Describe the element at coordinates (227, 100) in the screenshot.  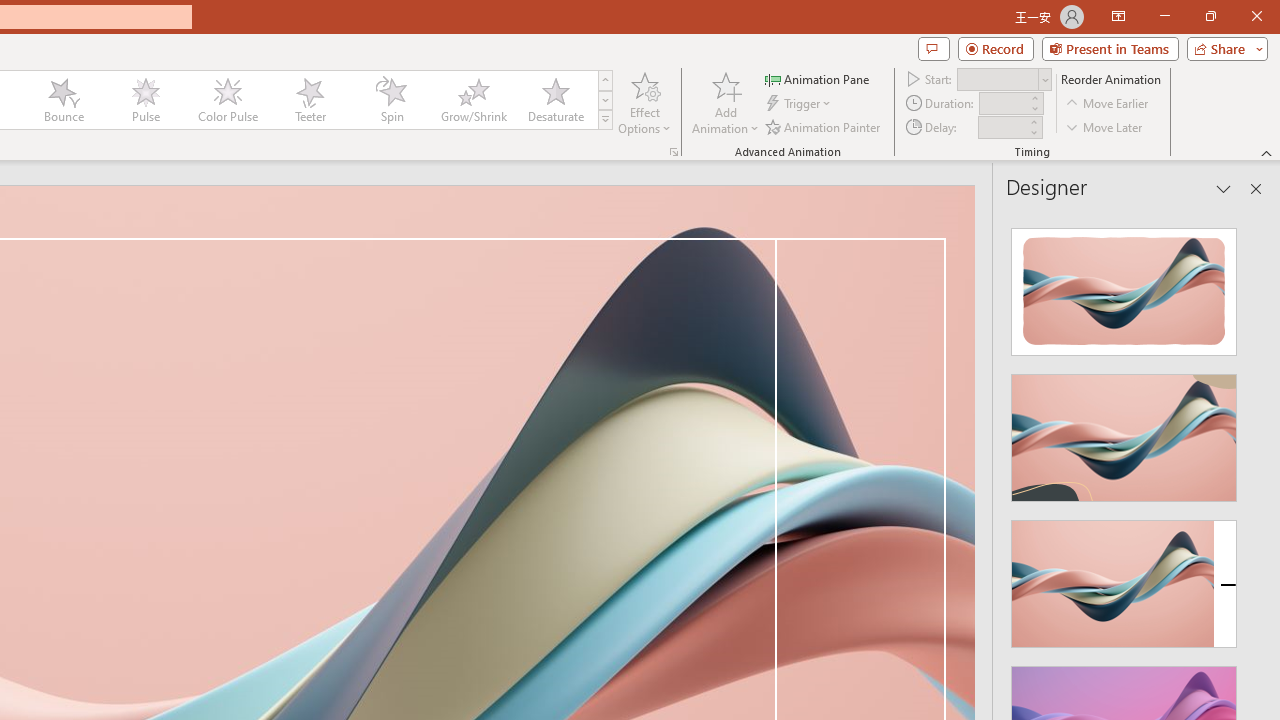
I see `'Color Pulse'` at that location.